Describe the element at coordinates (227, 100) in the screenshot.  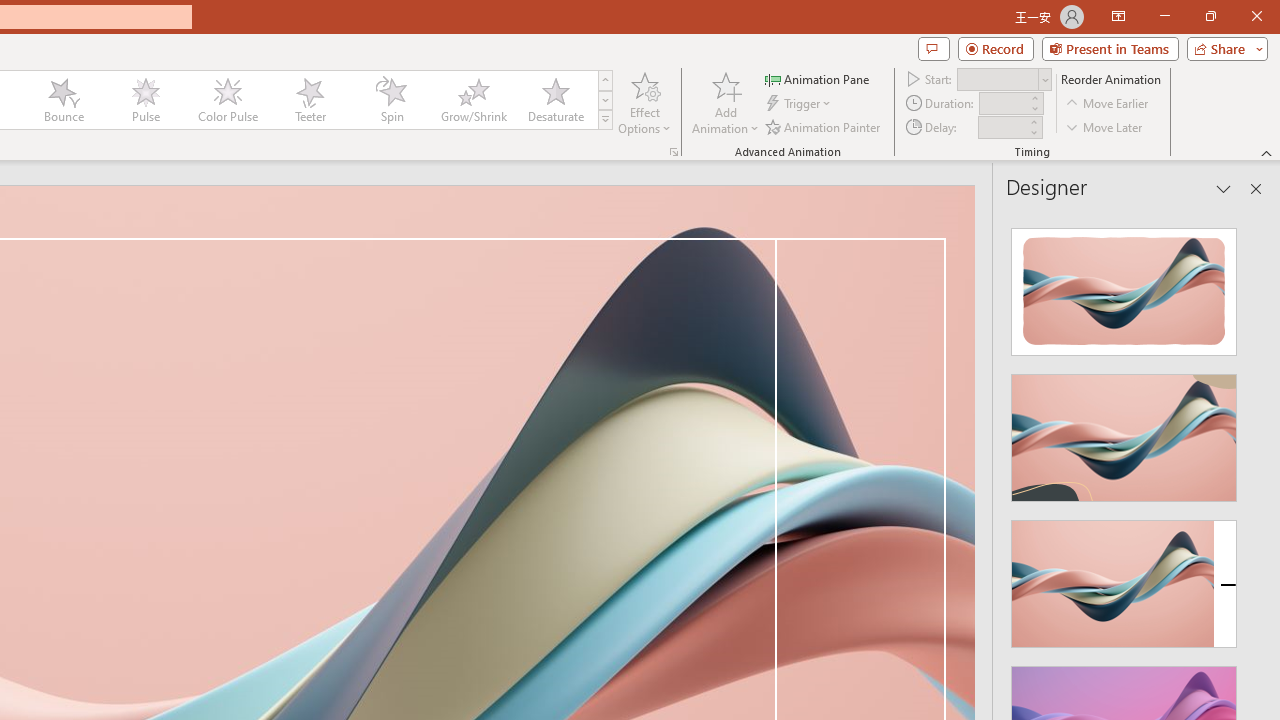
I see `'Color Pulse'` at that location.